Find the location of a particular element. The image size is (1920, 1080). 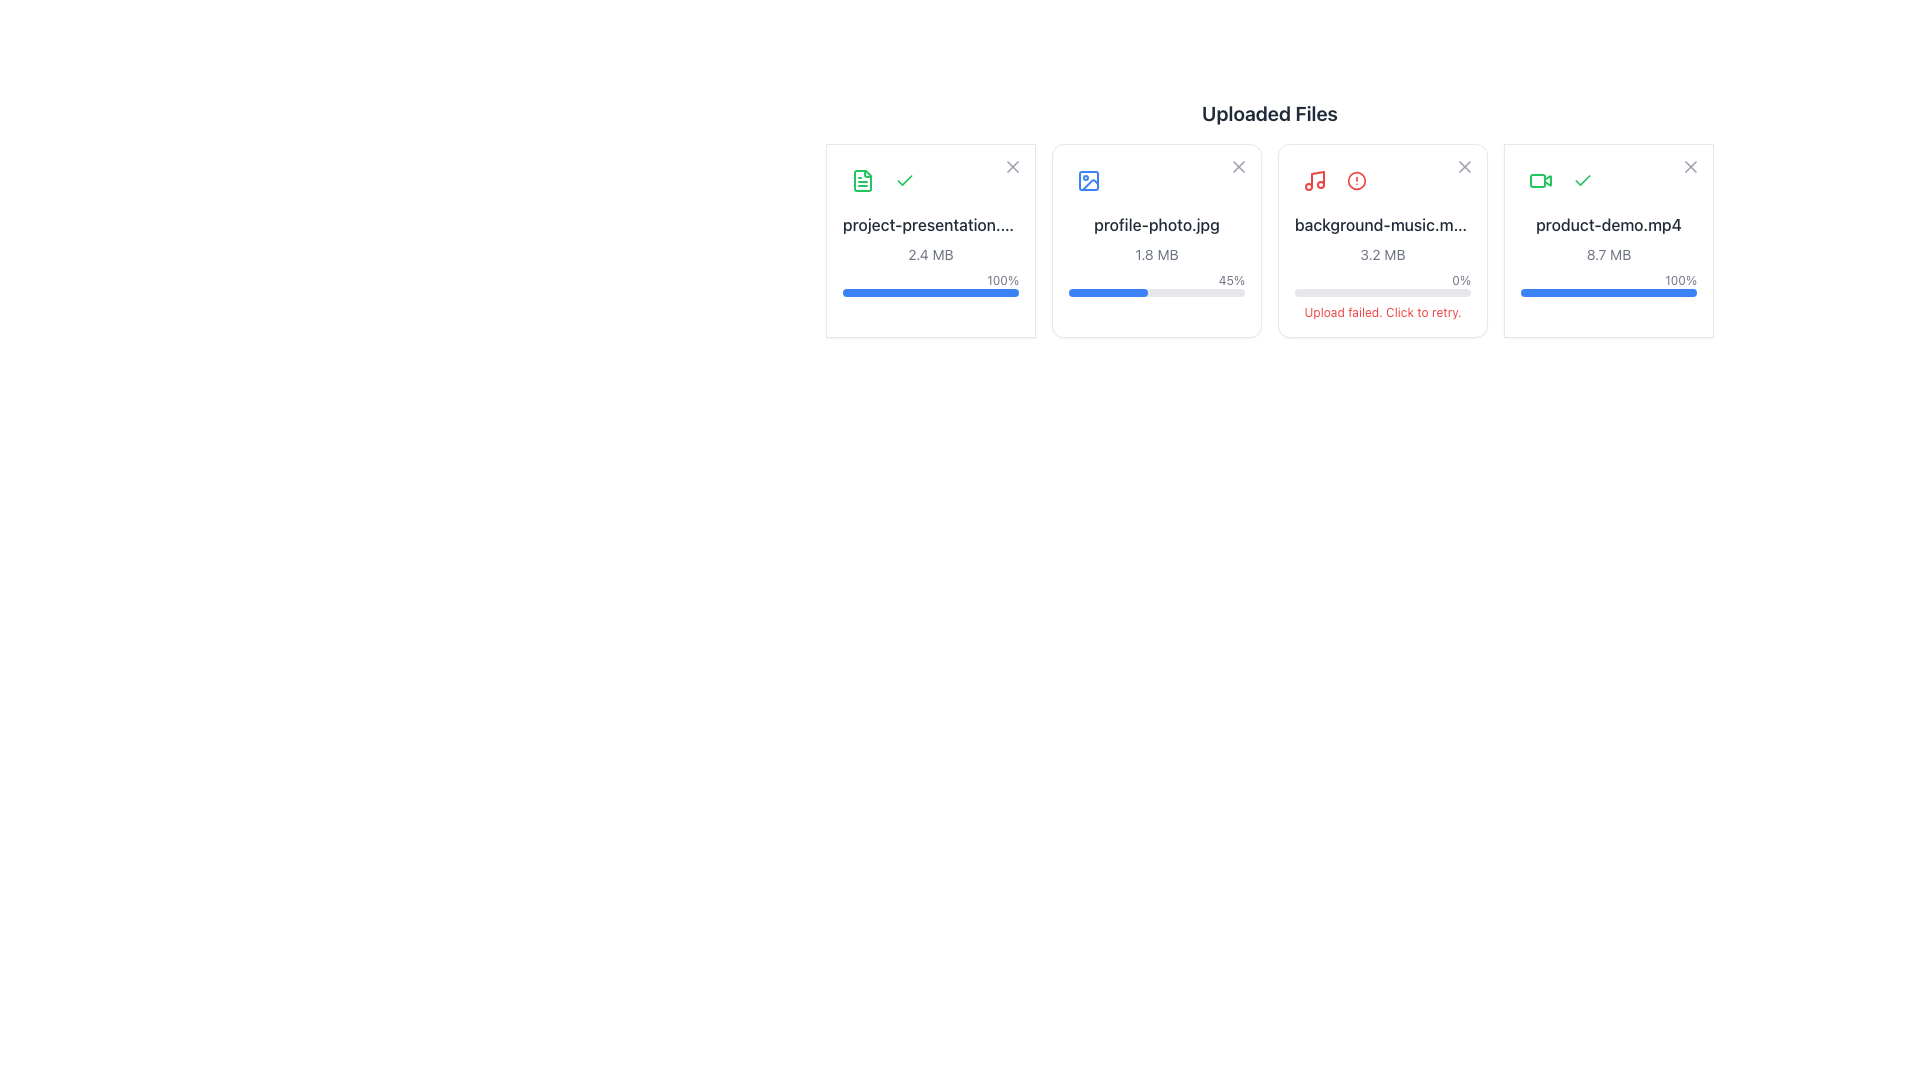

the text label that displays the file size (2.4 MB), which is centrally aligned below the file name and above the progress percentage and status bar is located at coordinates (930, 253).